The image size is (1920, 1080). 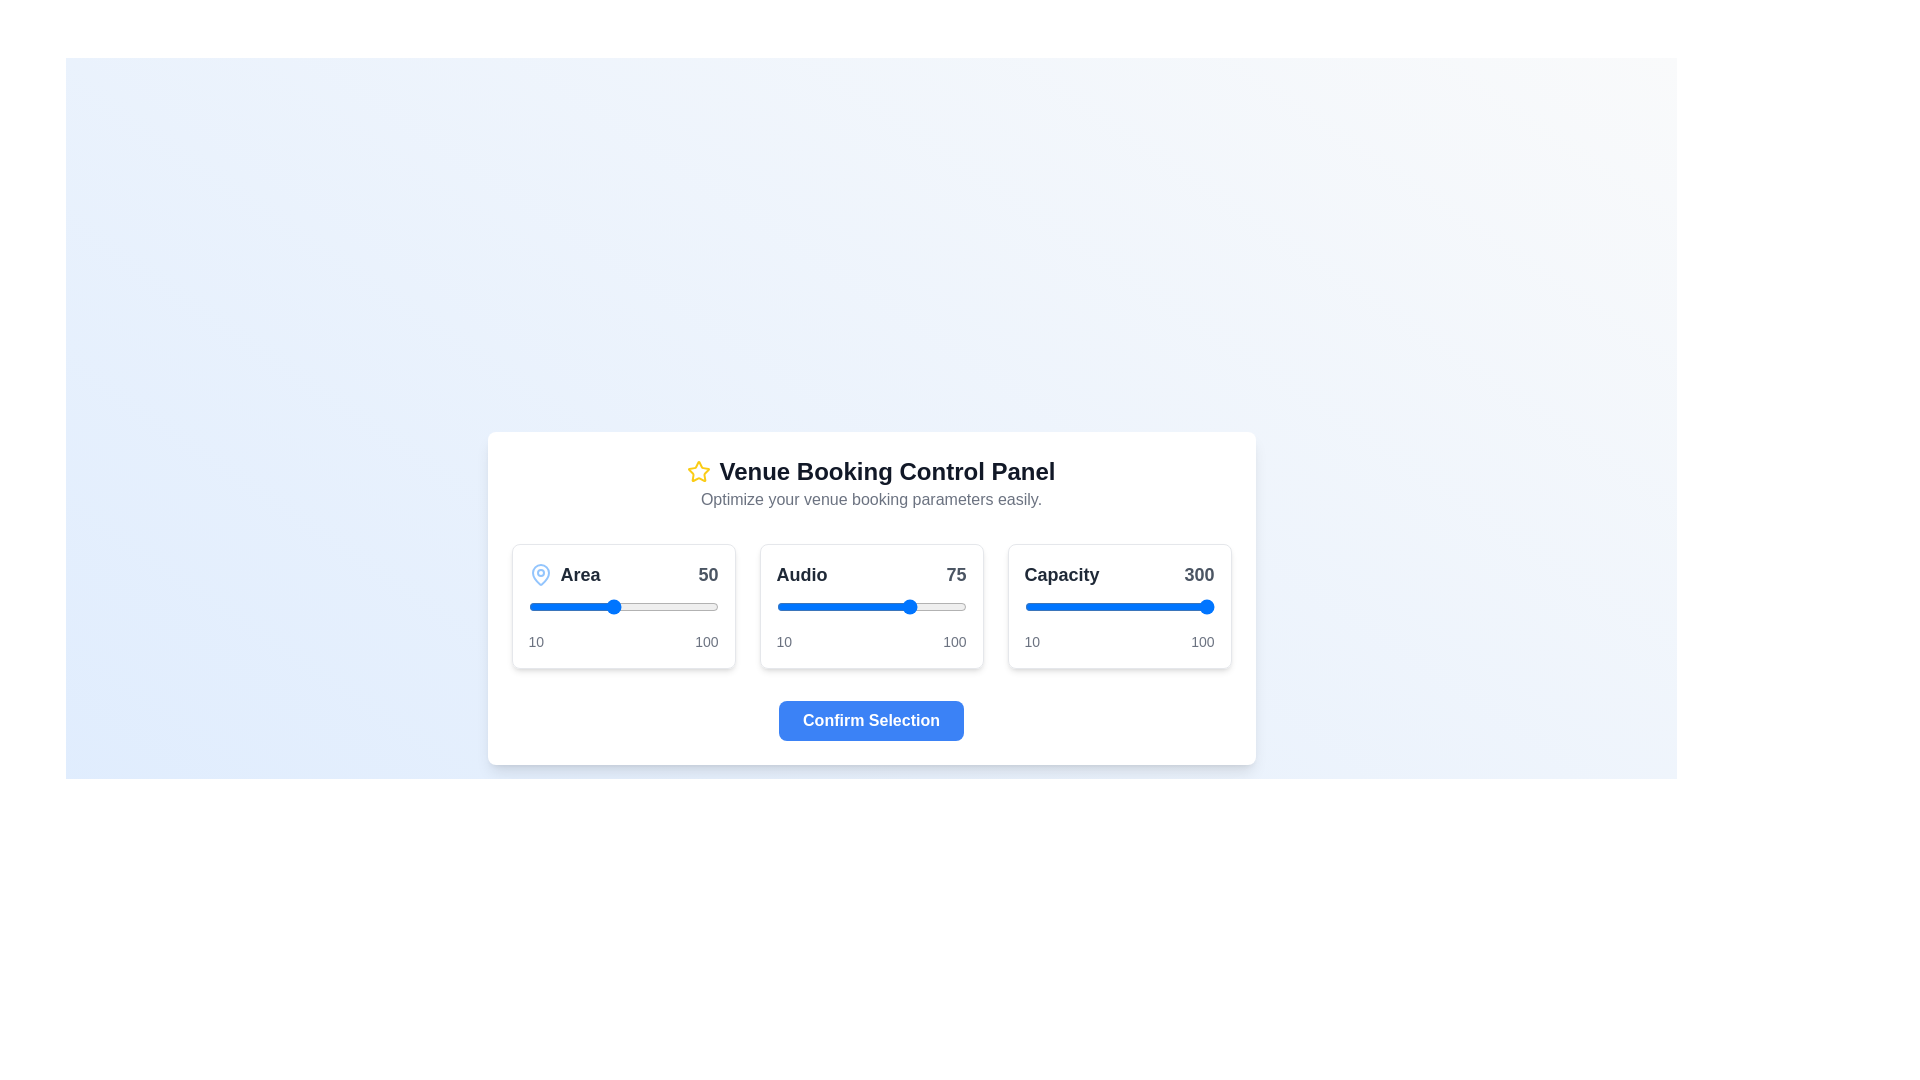 What do you see at coordinates (850, 605) in the screenshot?
I see `the audio level` at bounding box center [850, 605].